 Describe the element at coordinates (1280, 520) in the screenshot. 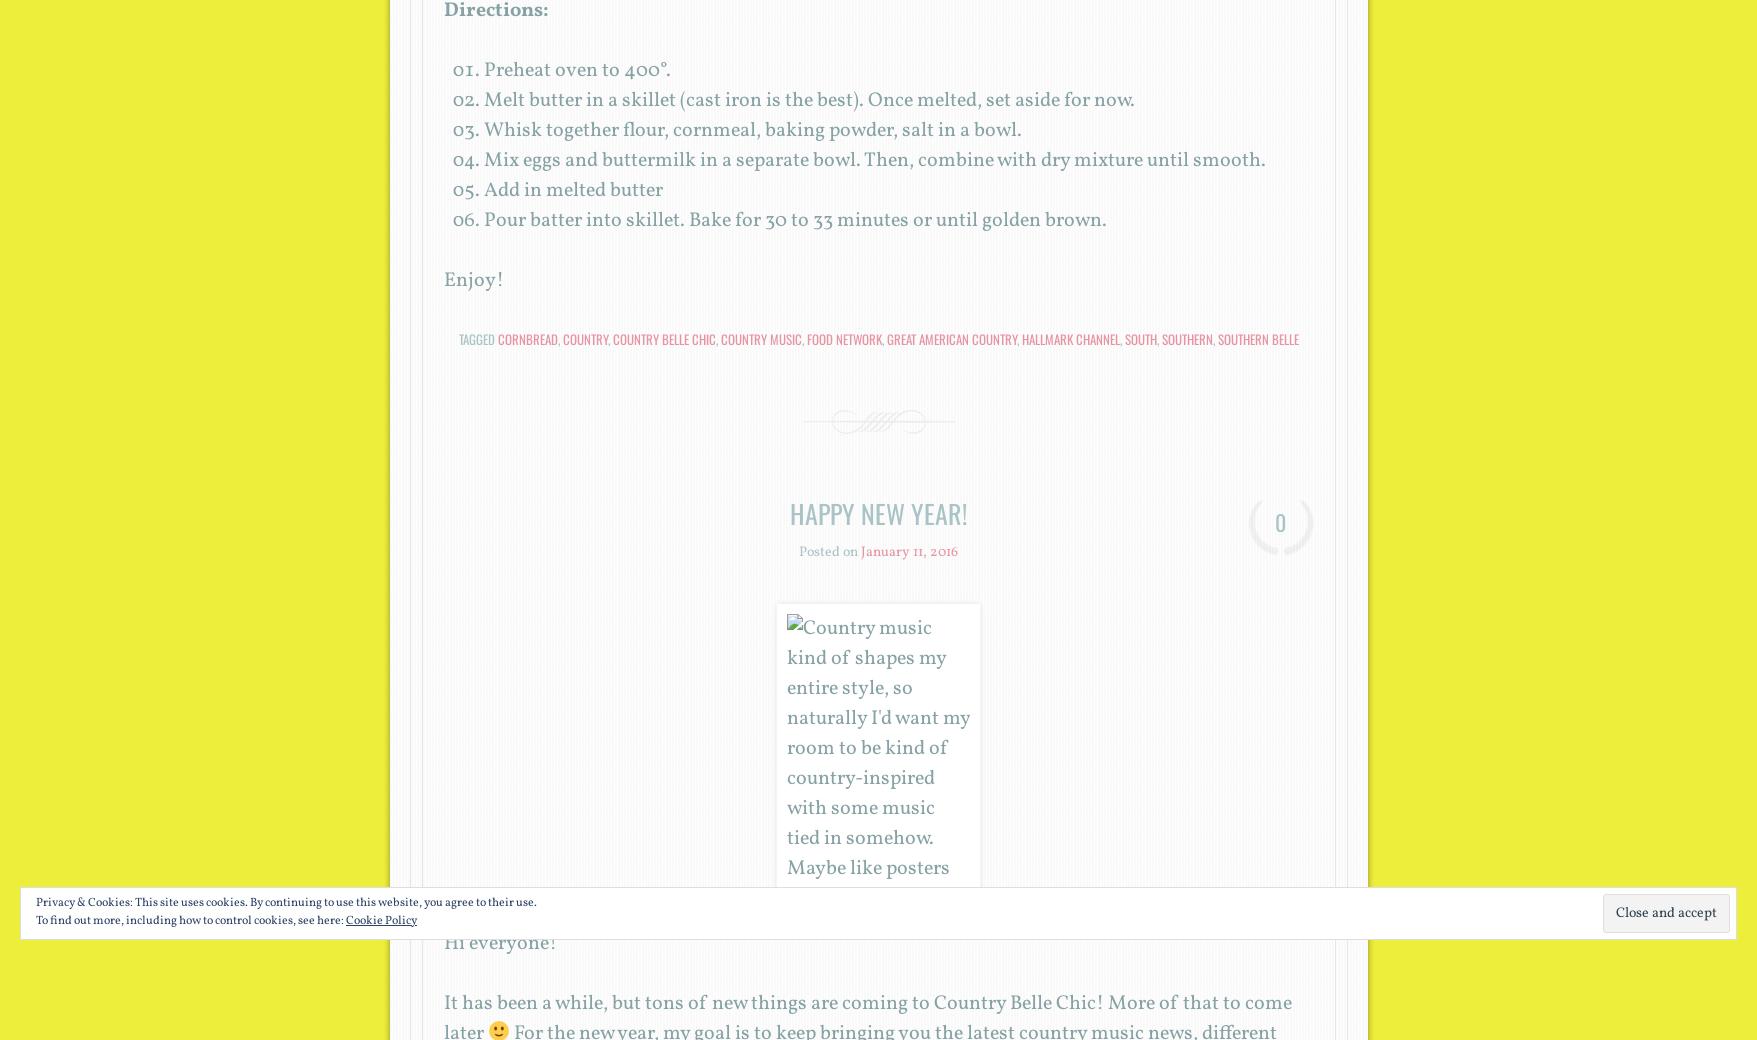

I see `'0'` at that location.